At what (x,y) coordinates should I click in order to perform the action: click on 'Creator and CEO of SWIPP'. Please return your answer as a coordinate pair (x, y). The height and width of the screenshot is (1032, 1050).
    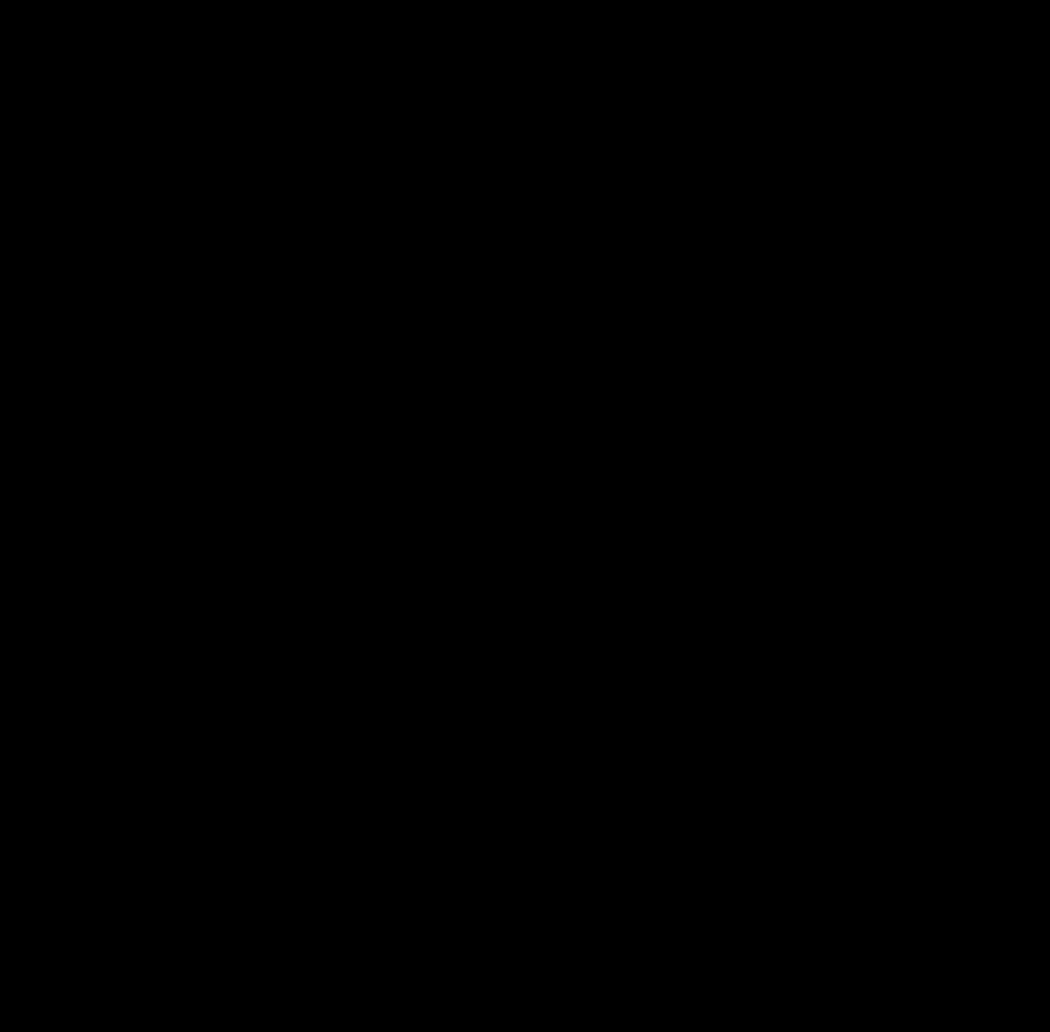
    Looking at the image, I should click on (177, 990).